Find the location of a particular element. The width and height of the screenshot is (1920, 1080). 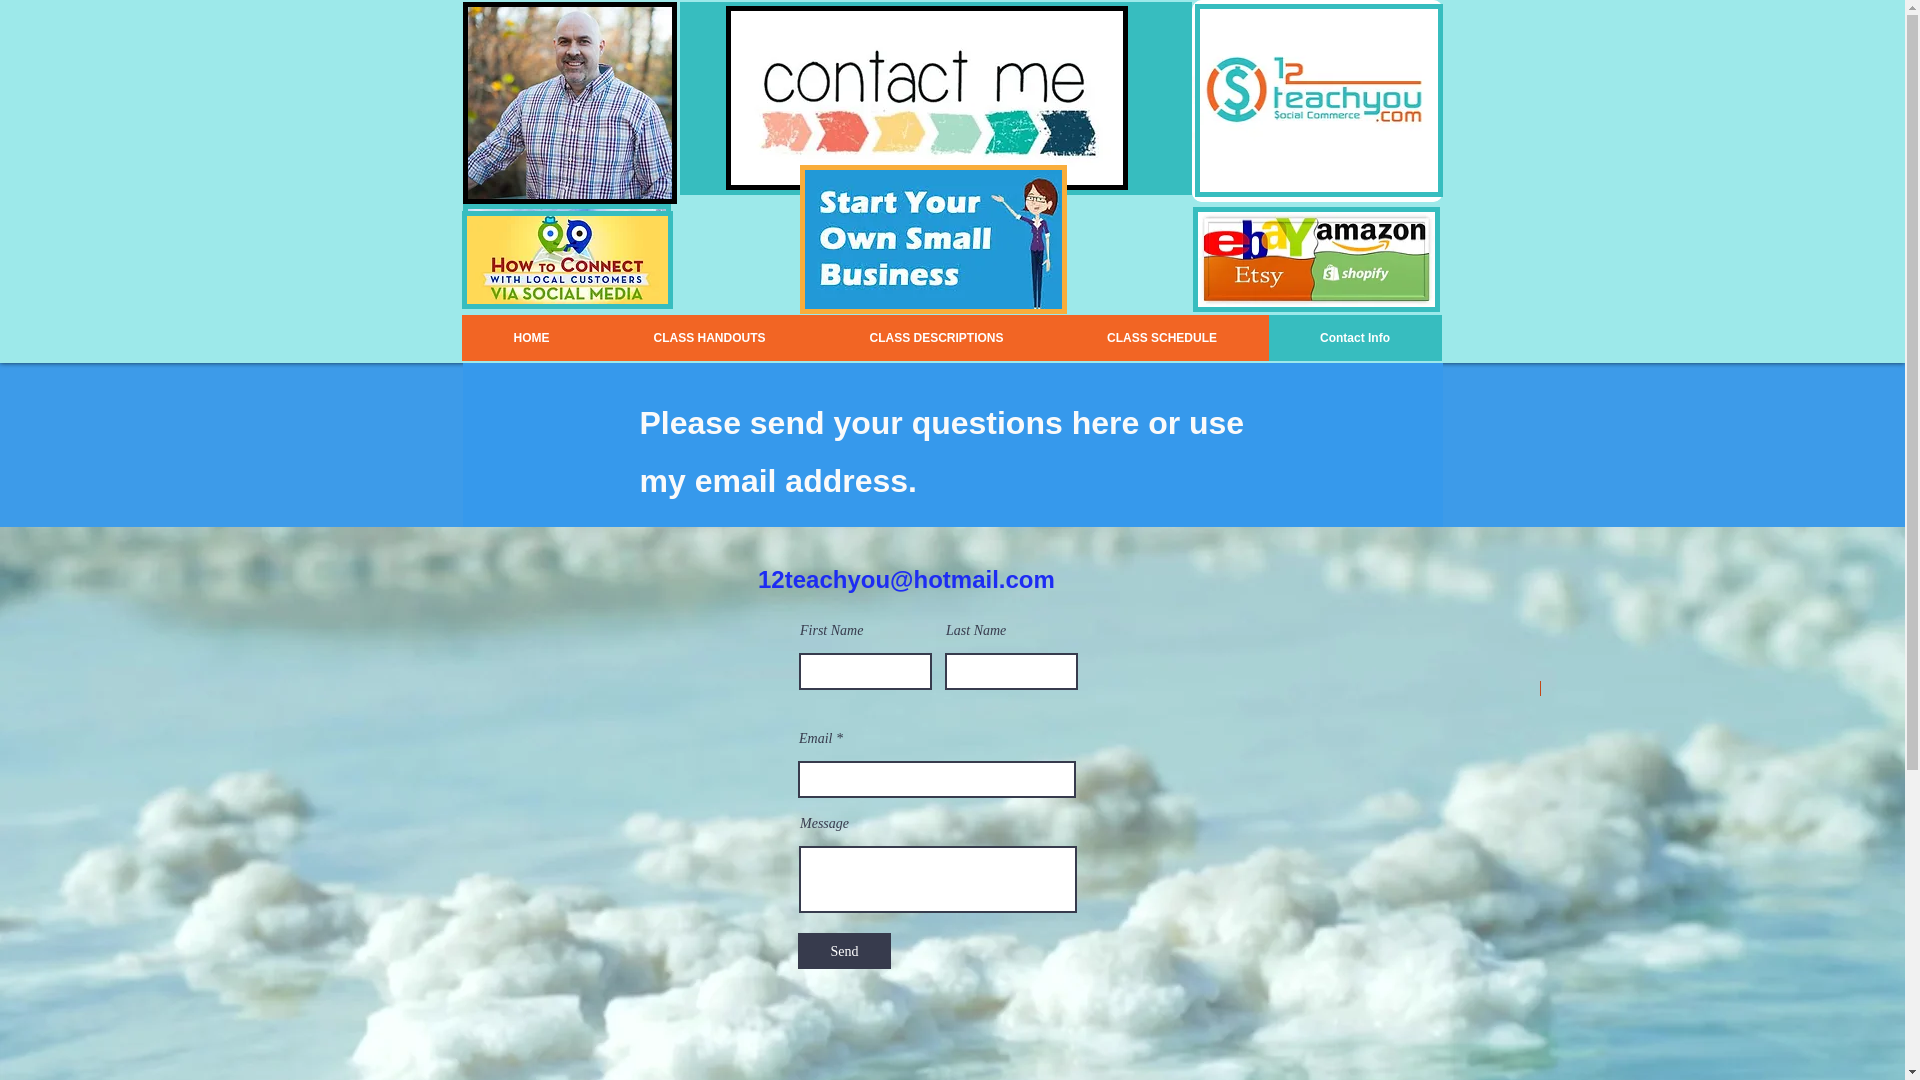

'HOME' is located at coordinates (460, 337).